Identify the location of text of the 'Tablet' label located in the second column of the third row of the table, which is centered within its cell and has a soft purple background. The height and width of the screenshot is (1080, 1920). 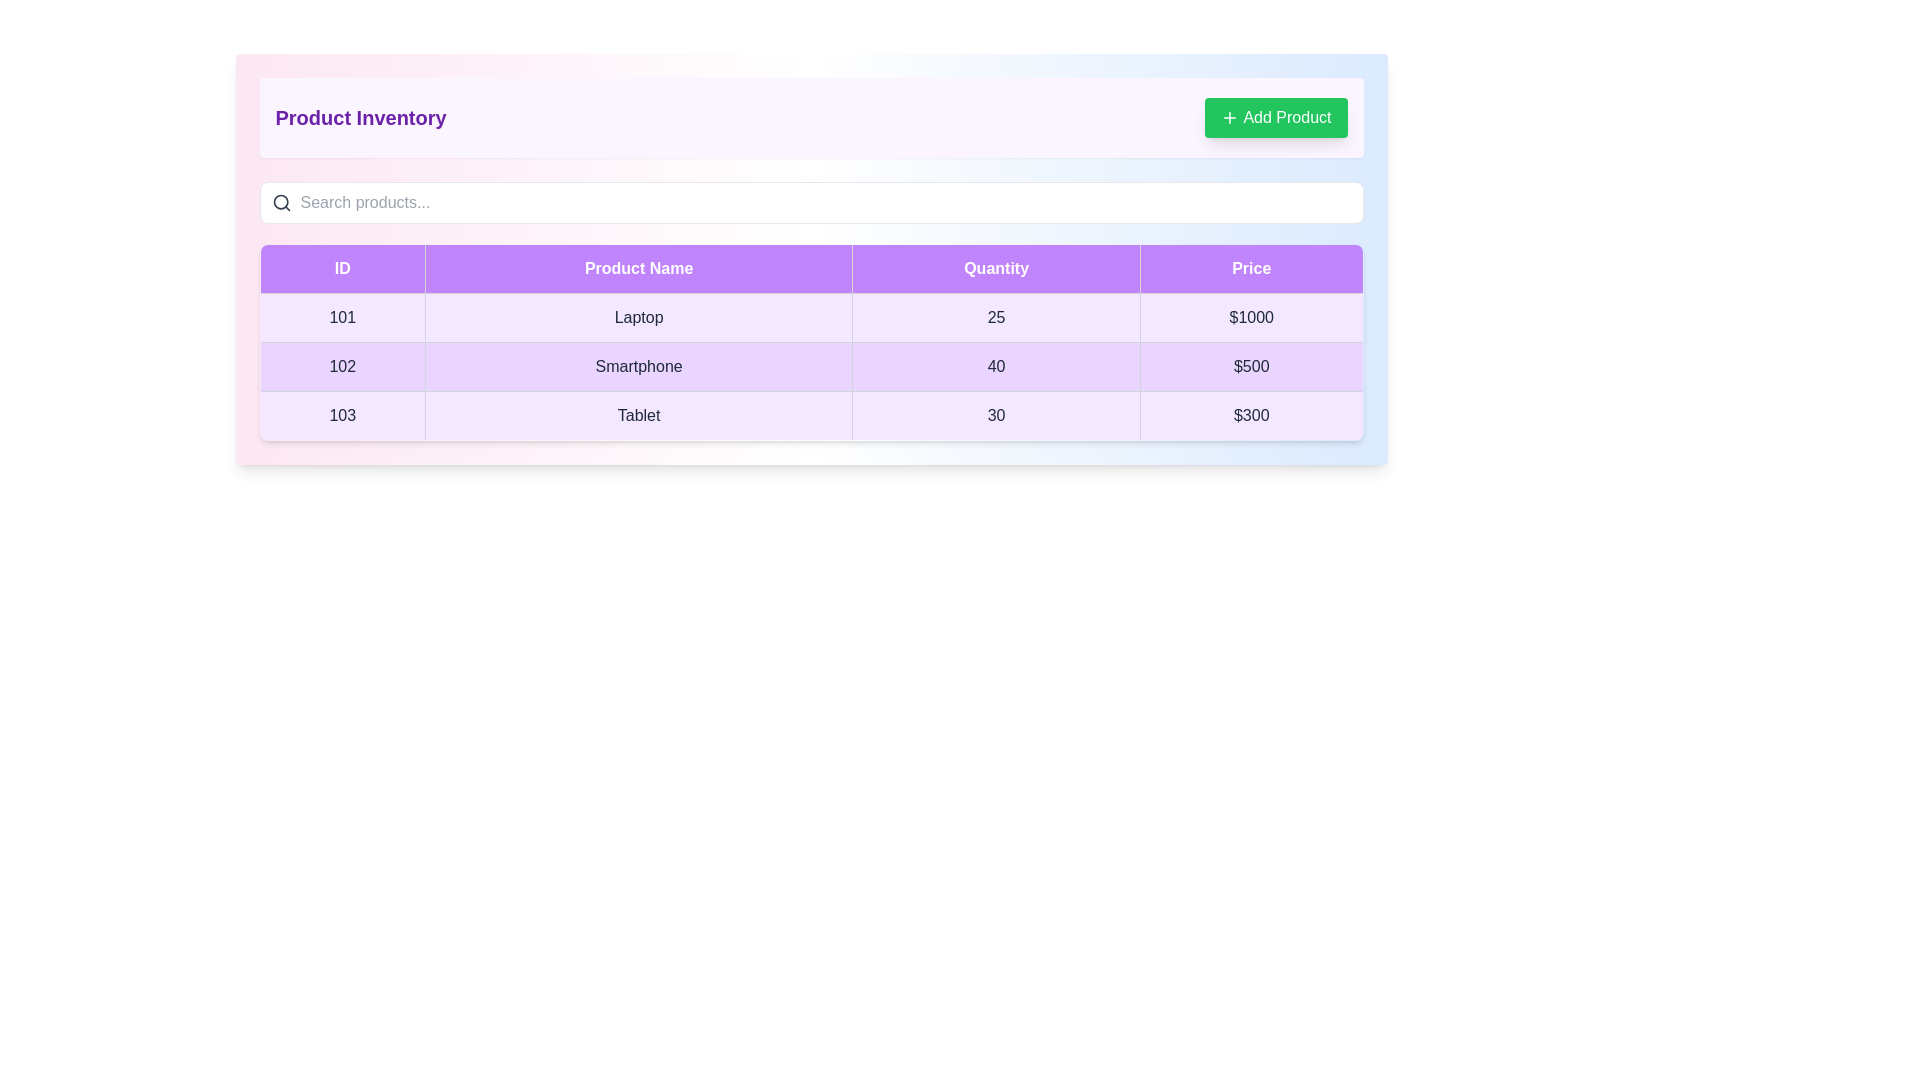
(638, 415).